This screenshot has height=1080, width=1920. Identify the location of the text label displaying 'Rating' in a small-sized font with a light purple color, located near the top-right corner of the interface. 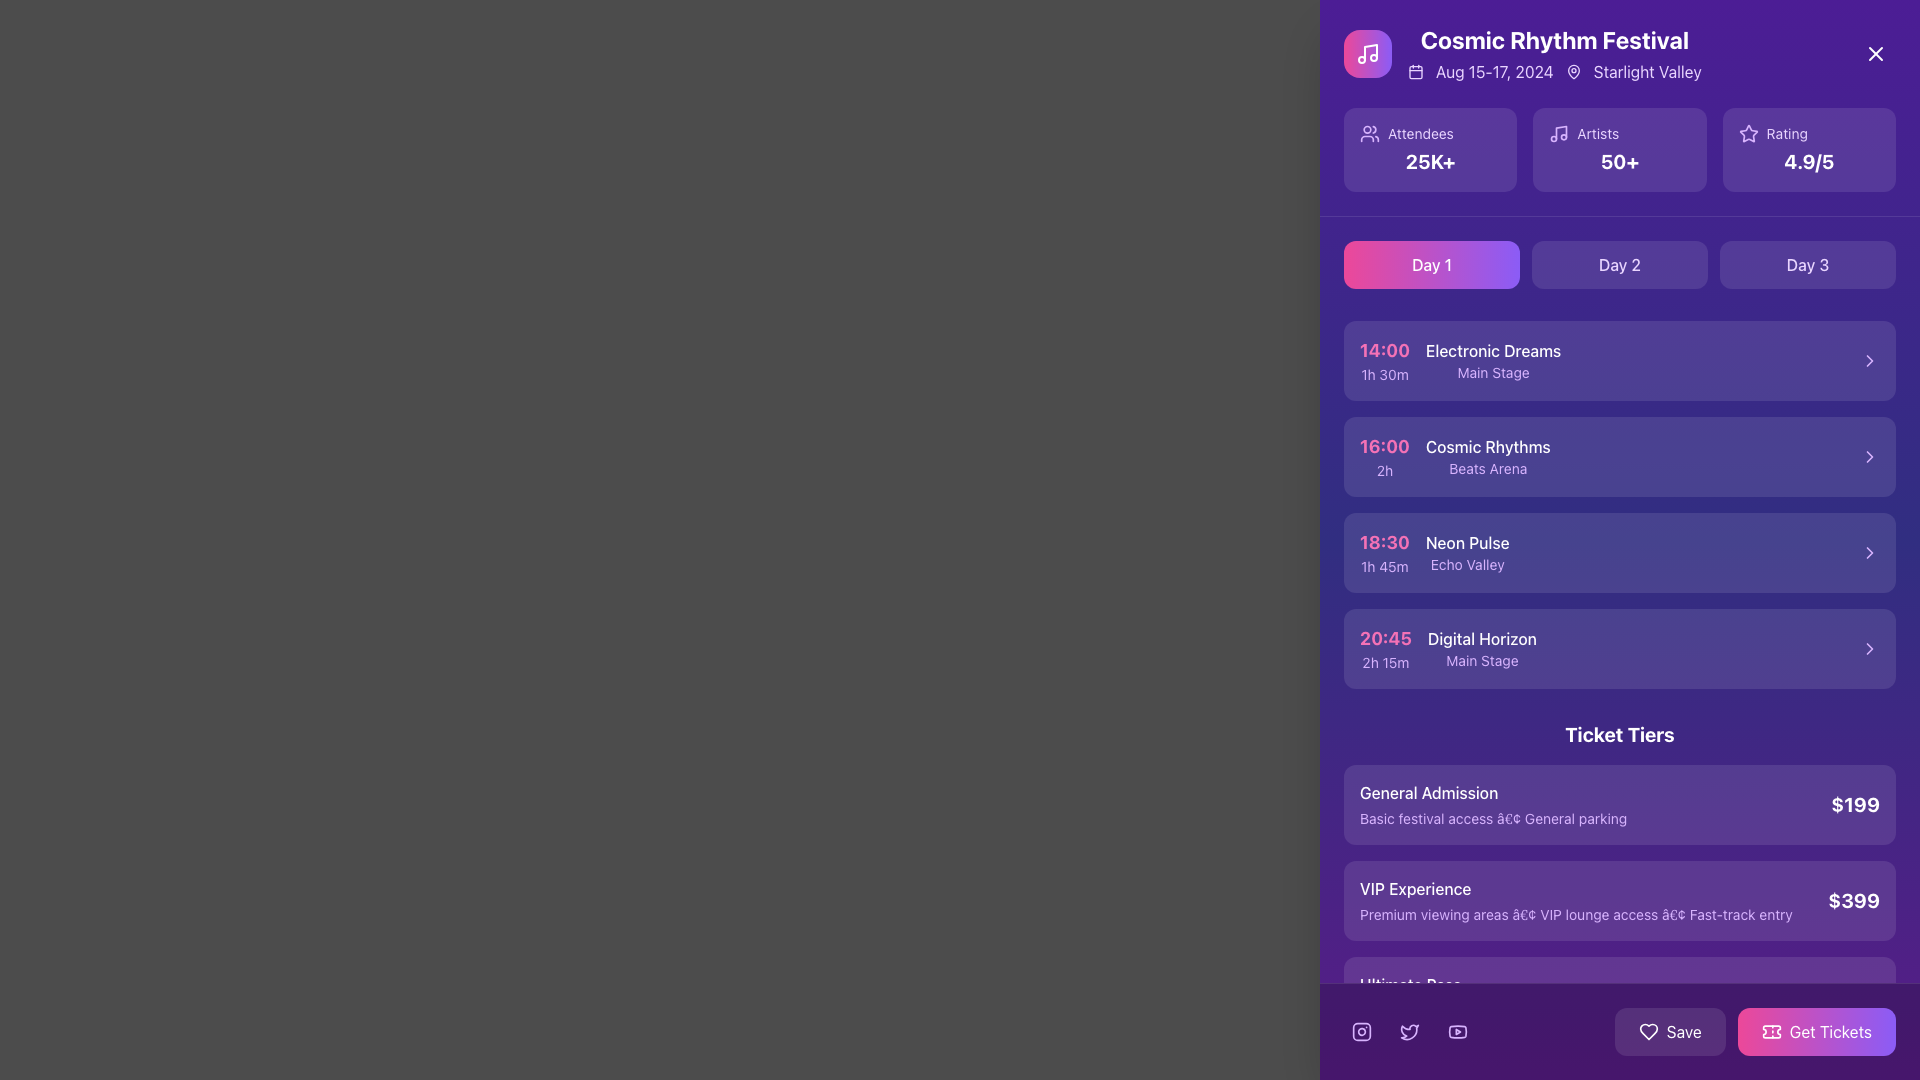
(1787, 134).